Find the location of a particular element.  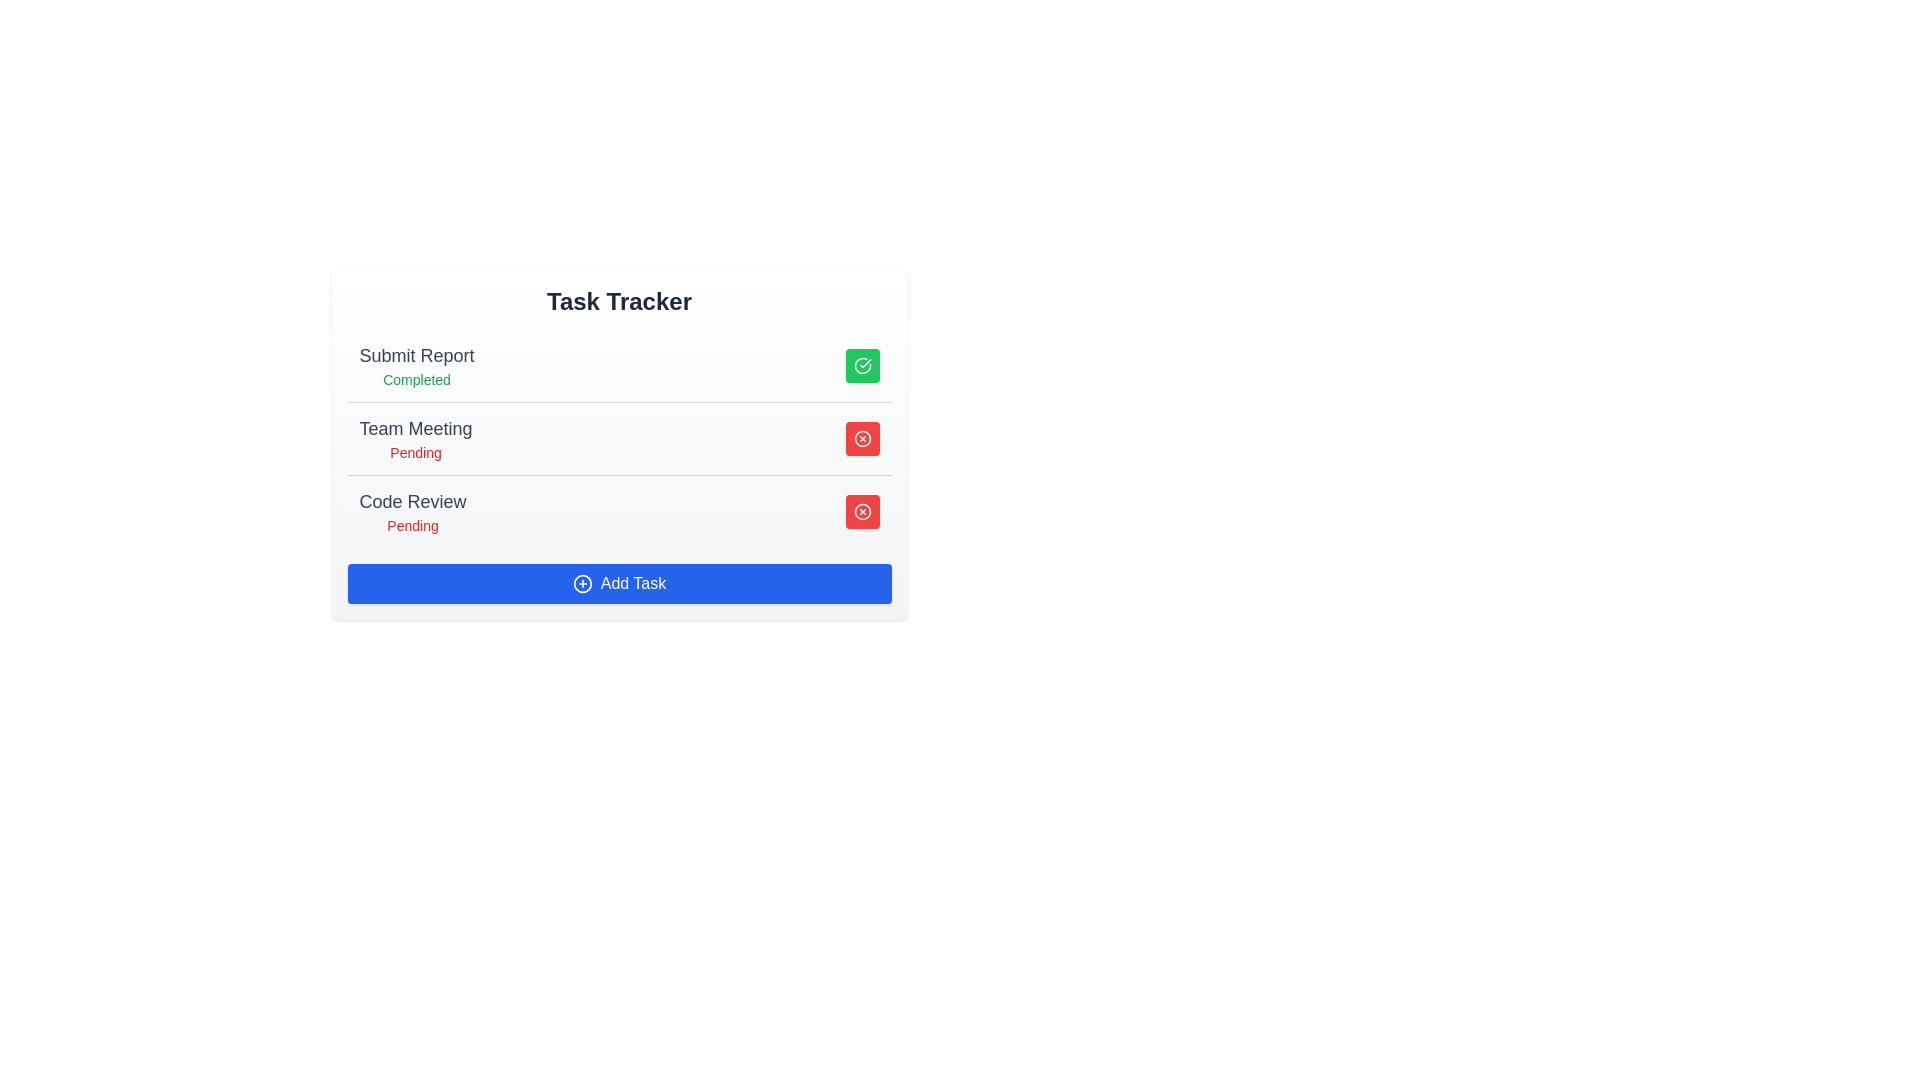

the icon inside the 'Add Task' button located at the bottom of the Task Tracker interface is located at coordinates (581, 583).